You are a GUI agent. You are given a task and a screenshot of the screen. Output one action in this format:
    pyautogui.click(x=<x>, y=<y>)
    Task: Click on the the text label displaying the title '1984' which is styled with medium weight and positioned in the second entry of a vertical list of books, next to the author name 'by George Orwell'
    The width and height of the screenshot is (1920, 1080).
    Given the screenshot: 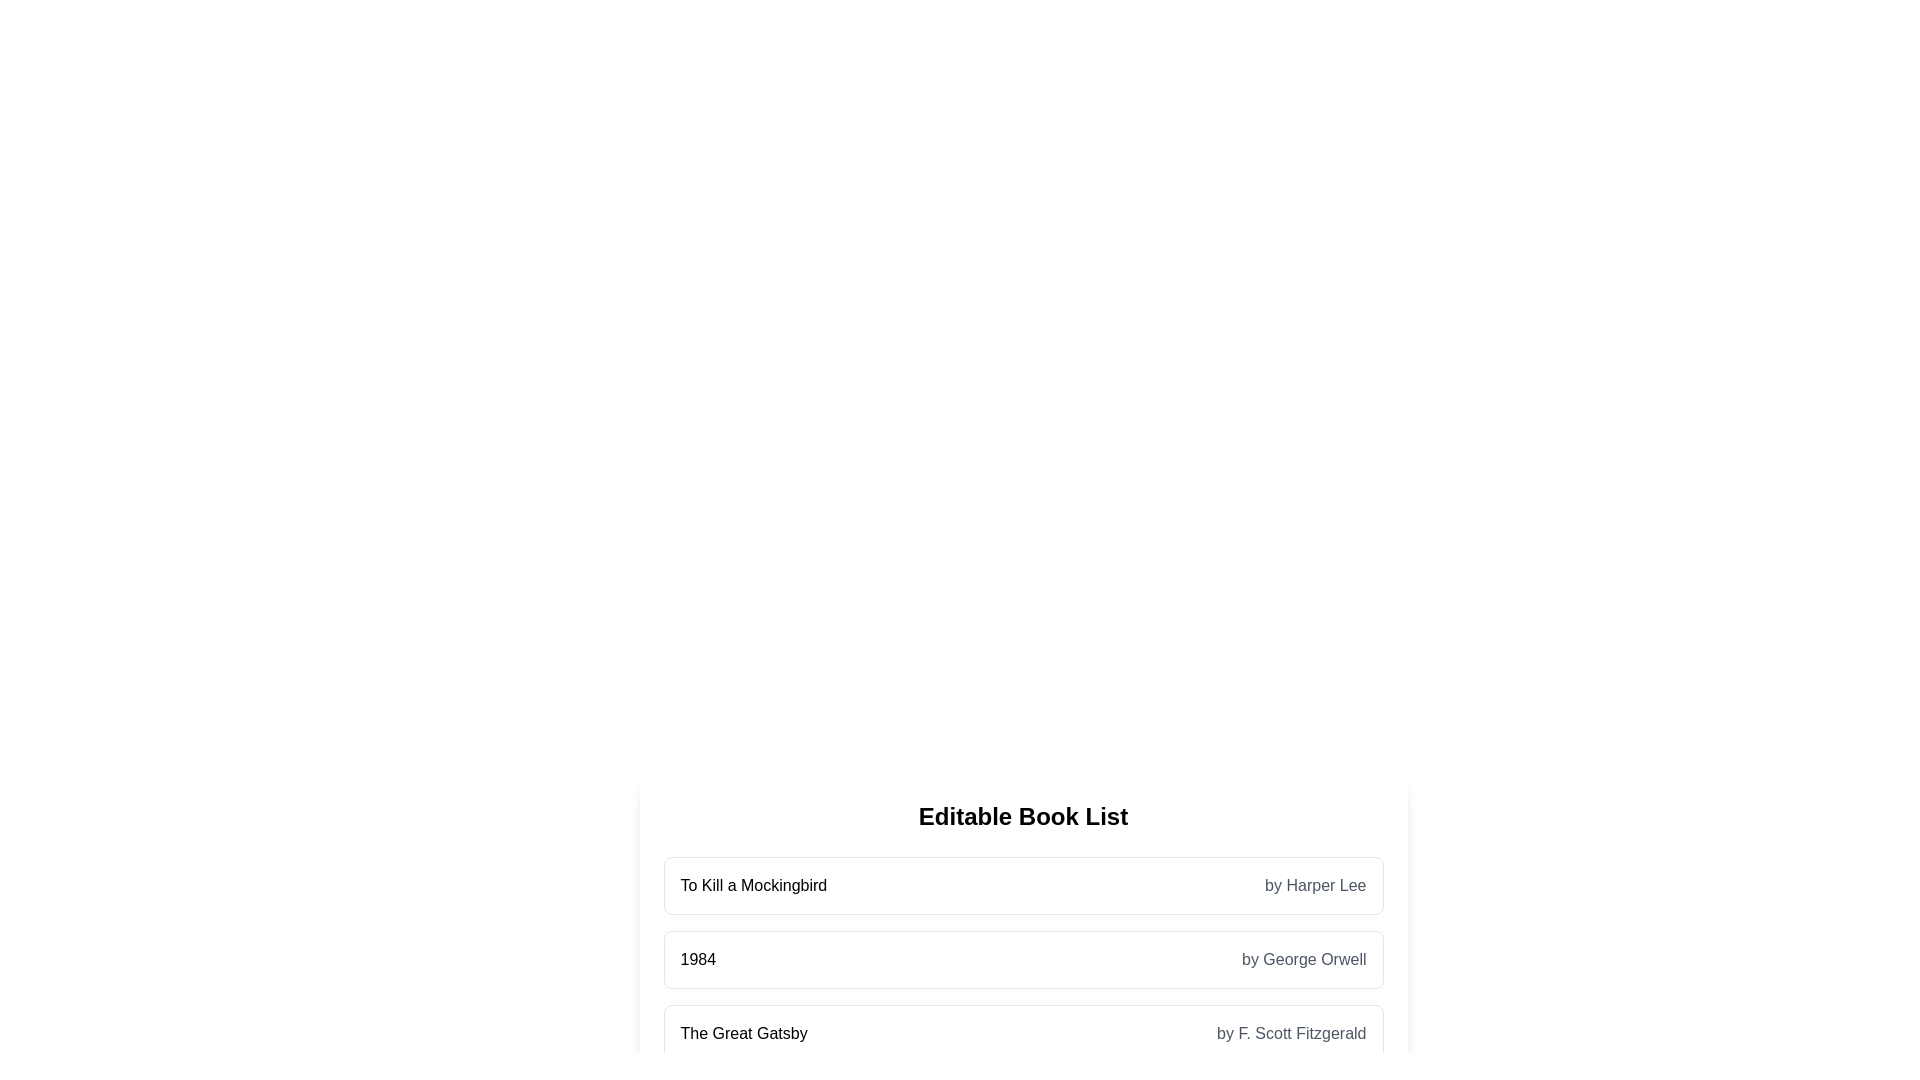 What is the action you would take?
    pyautogui.click(x=698, y=959)
    